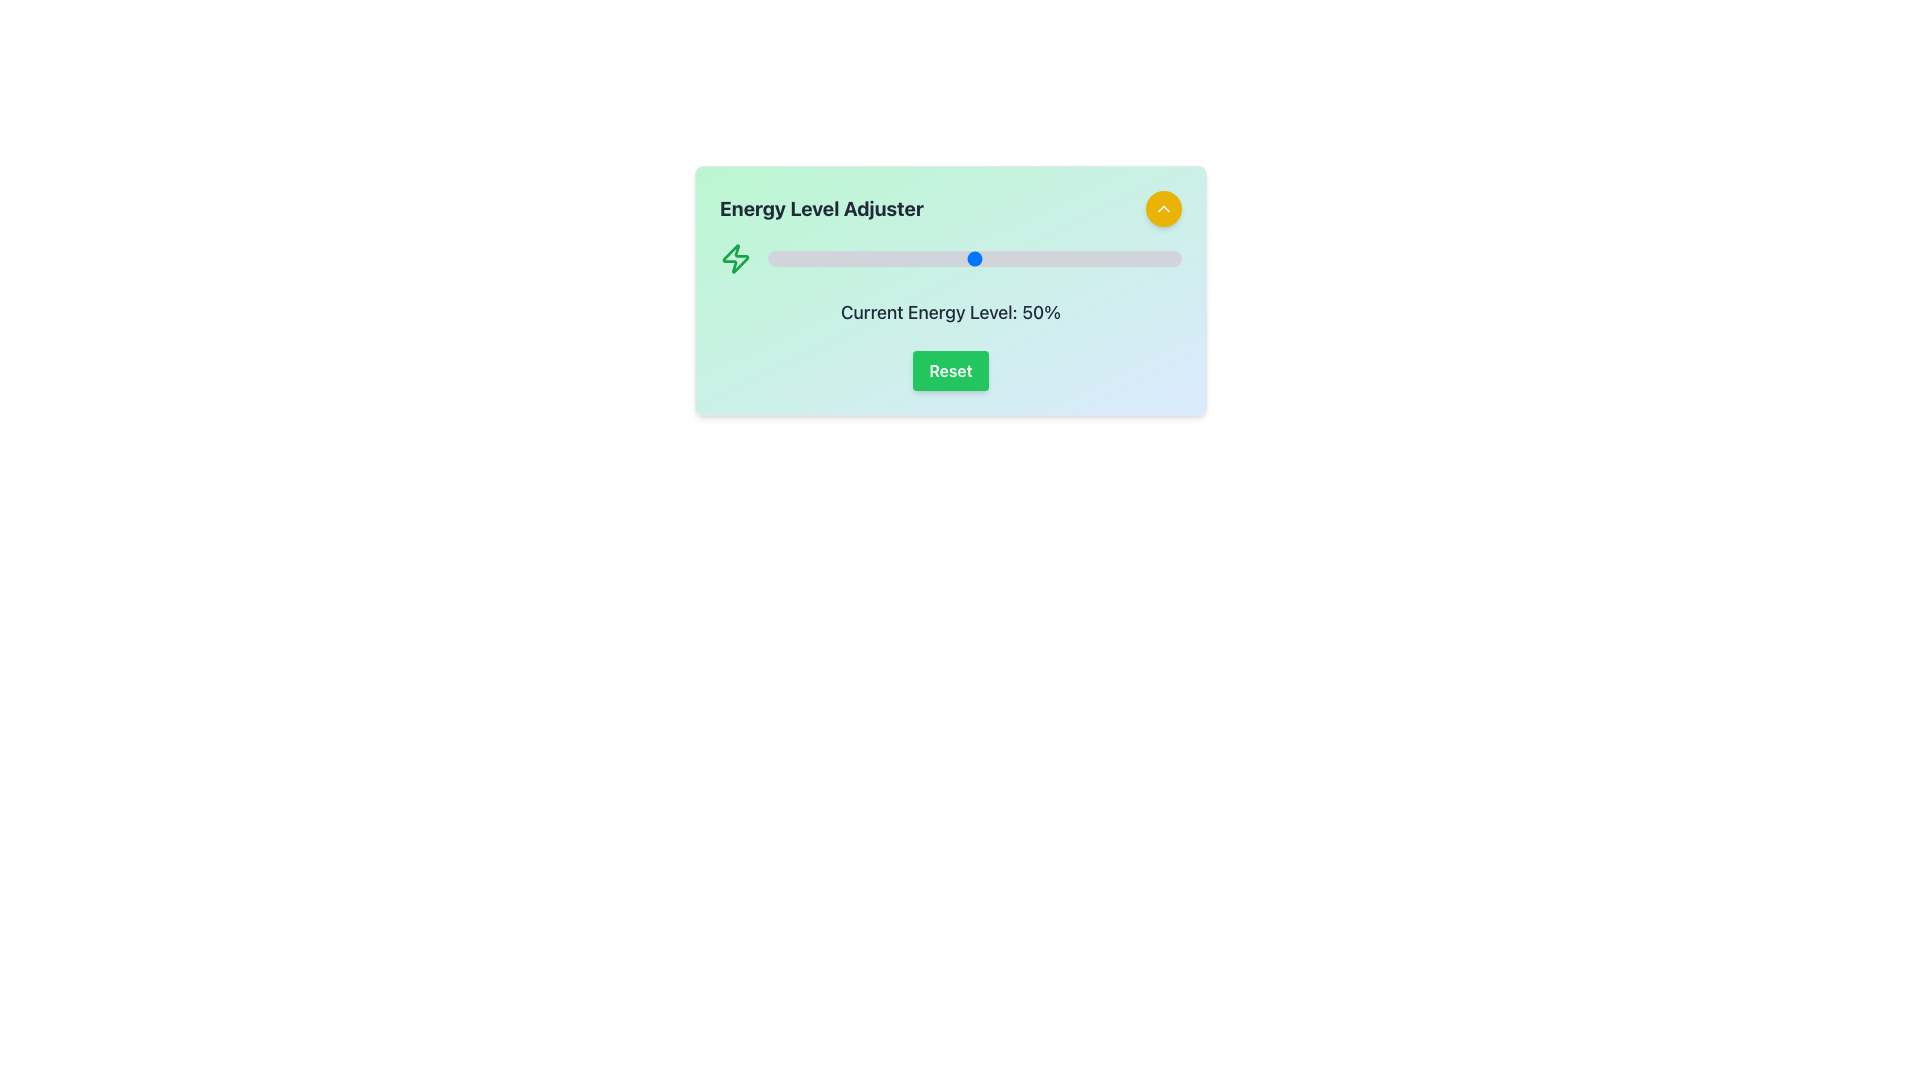 This screenshot has height=1080, width=1920. What do you see at coordinates (1098, 257) in the screenshot?
I see `energy level` at bounding box center [1098, 257].